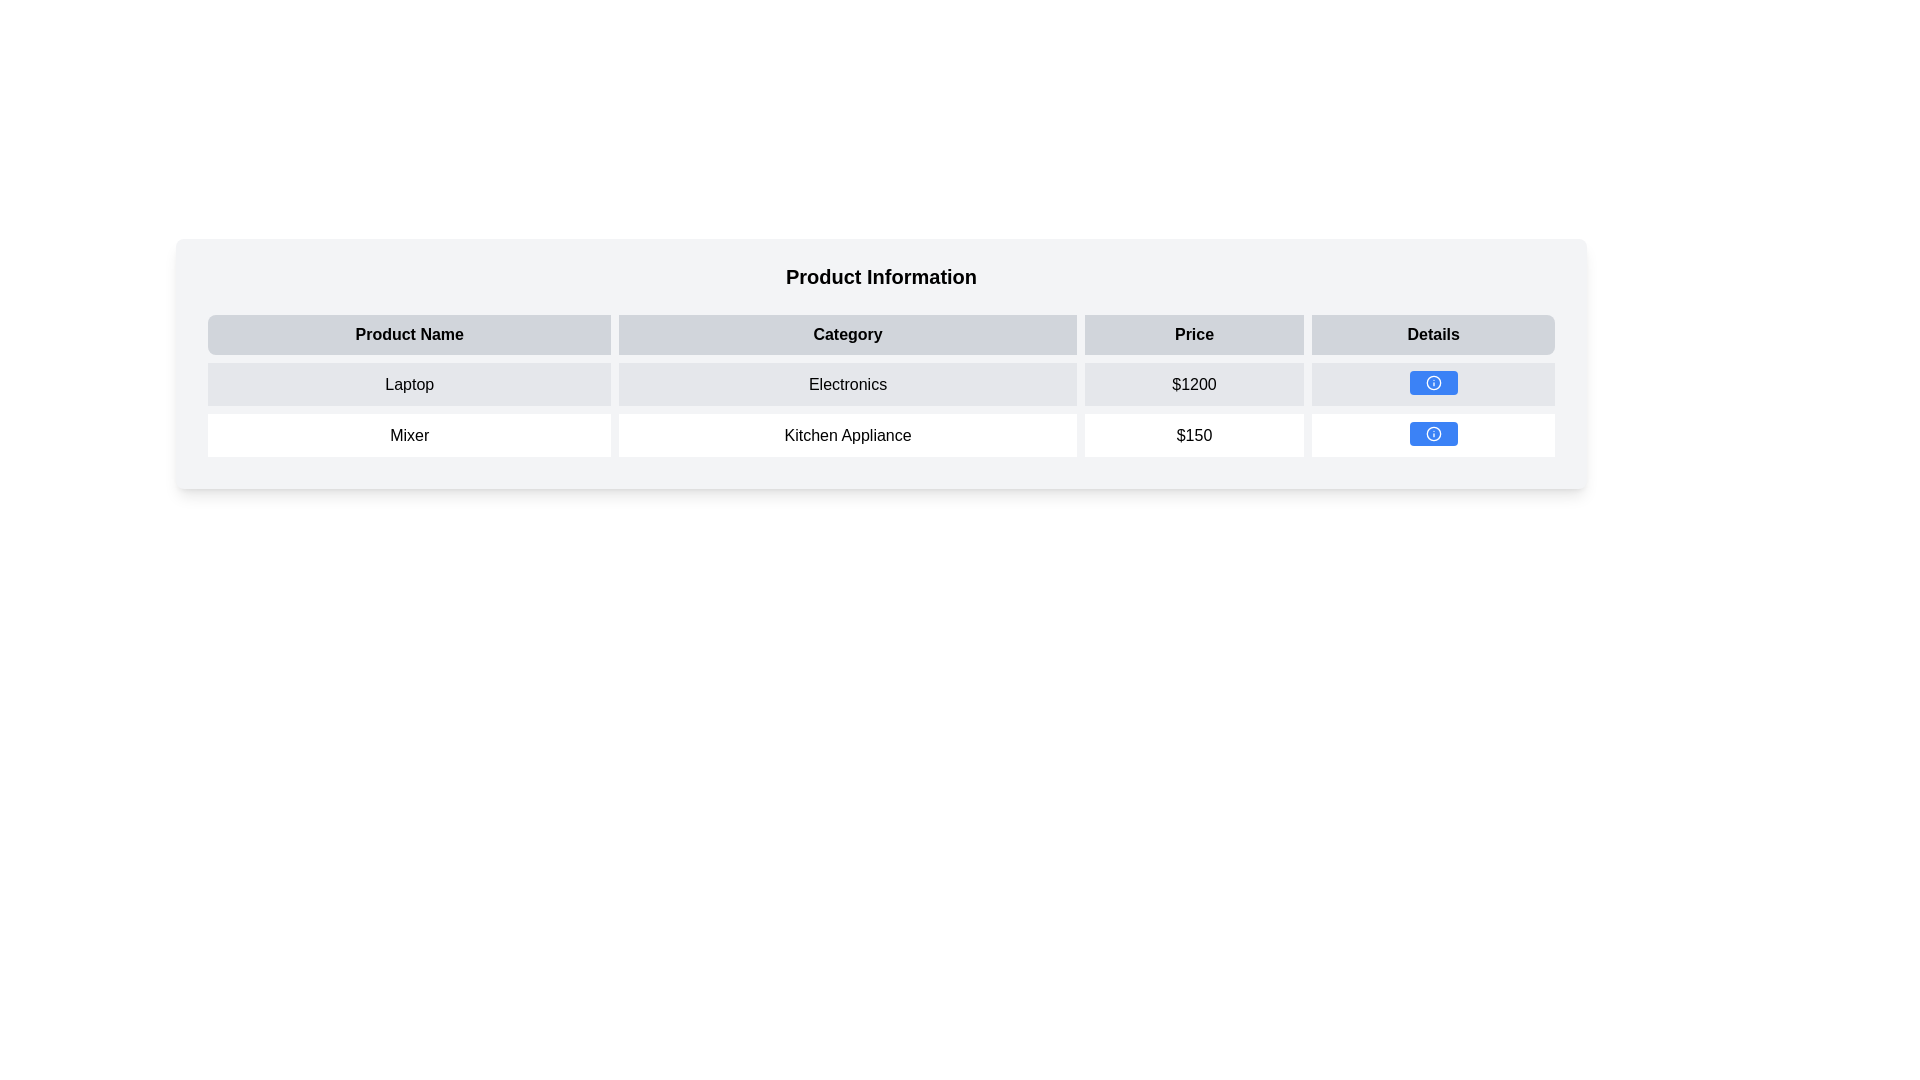 The height and width of the screenshot is (1080, 1920). Describe the element at coordinates (1432, 433) in the screenshot. I see `the icon within the blue button located in the 'Details' column of the second row of the table` at that location.